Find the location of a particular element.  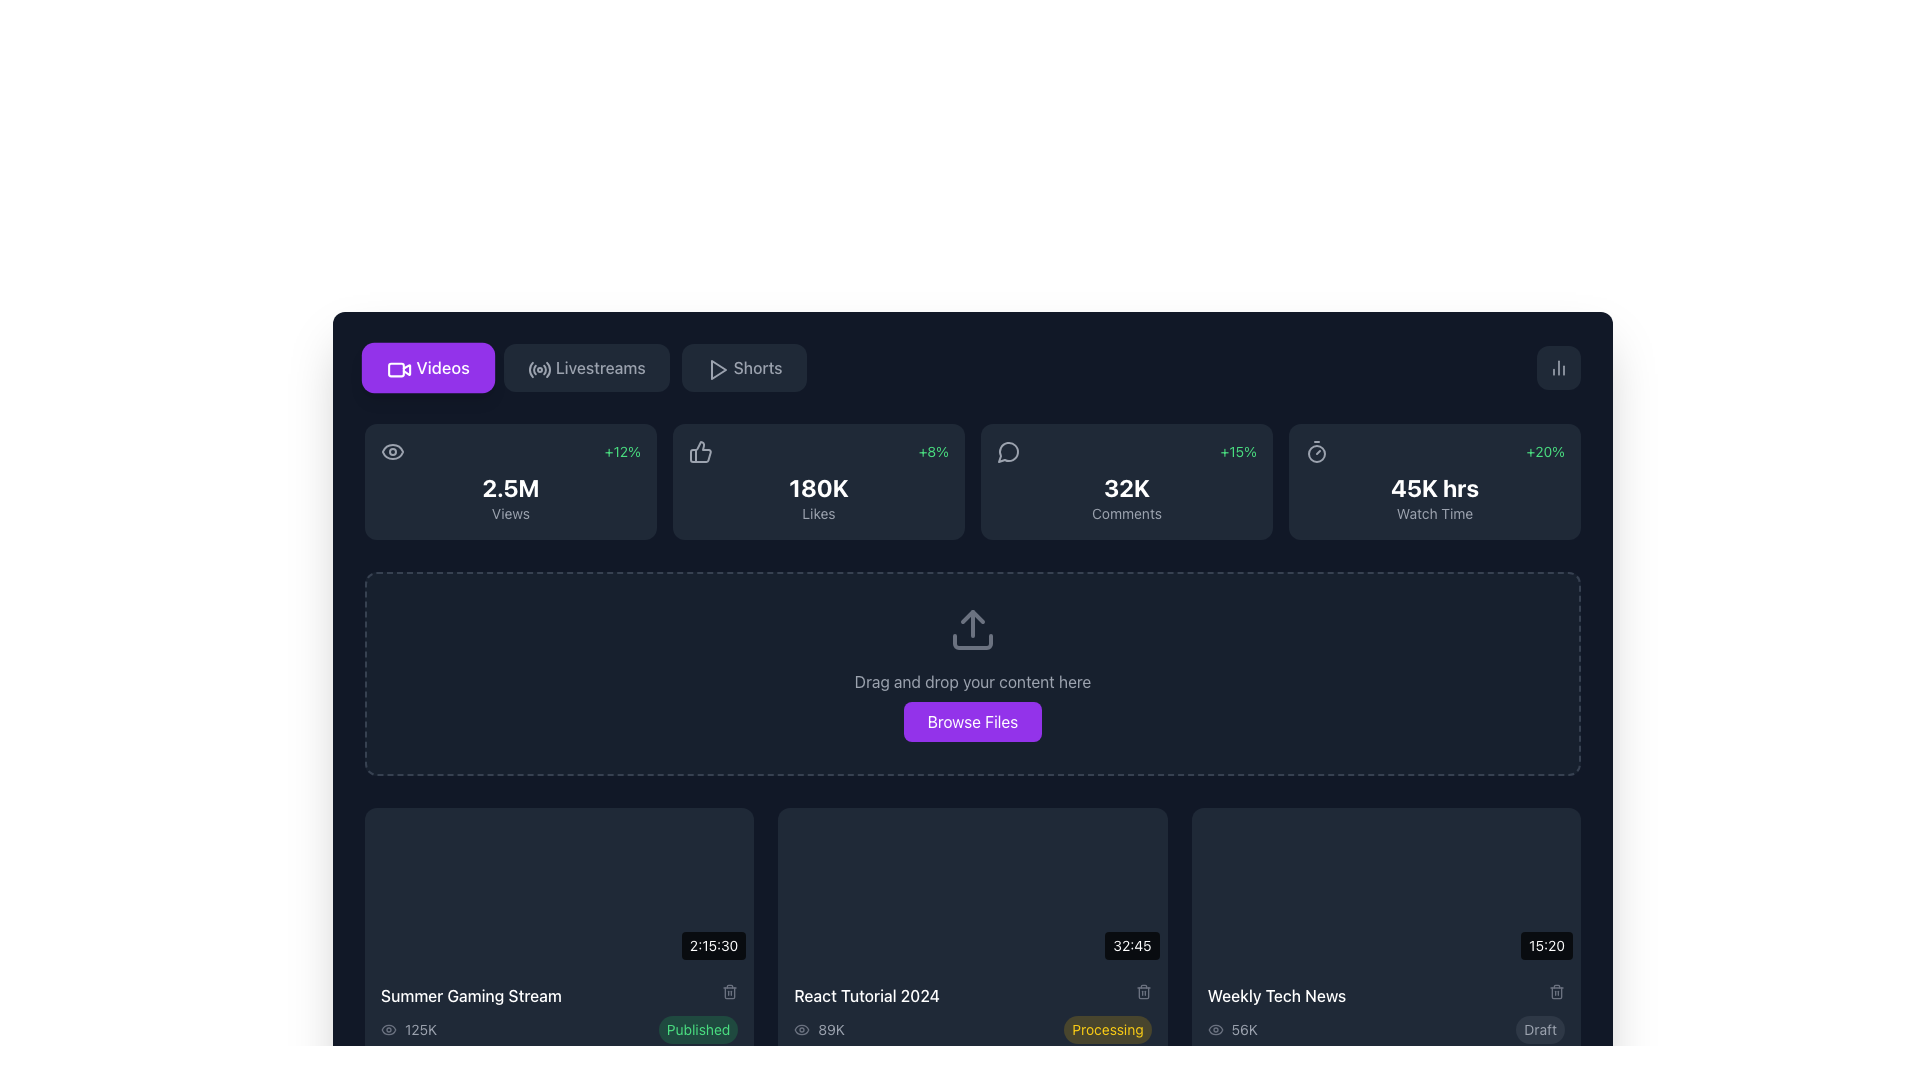

the 'Watch Time' icon located in the summary cards section, slightly right of center is located at coordinates (1316, 451).